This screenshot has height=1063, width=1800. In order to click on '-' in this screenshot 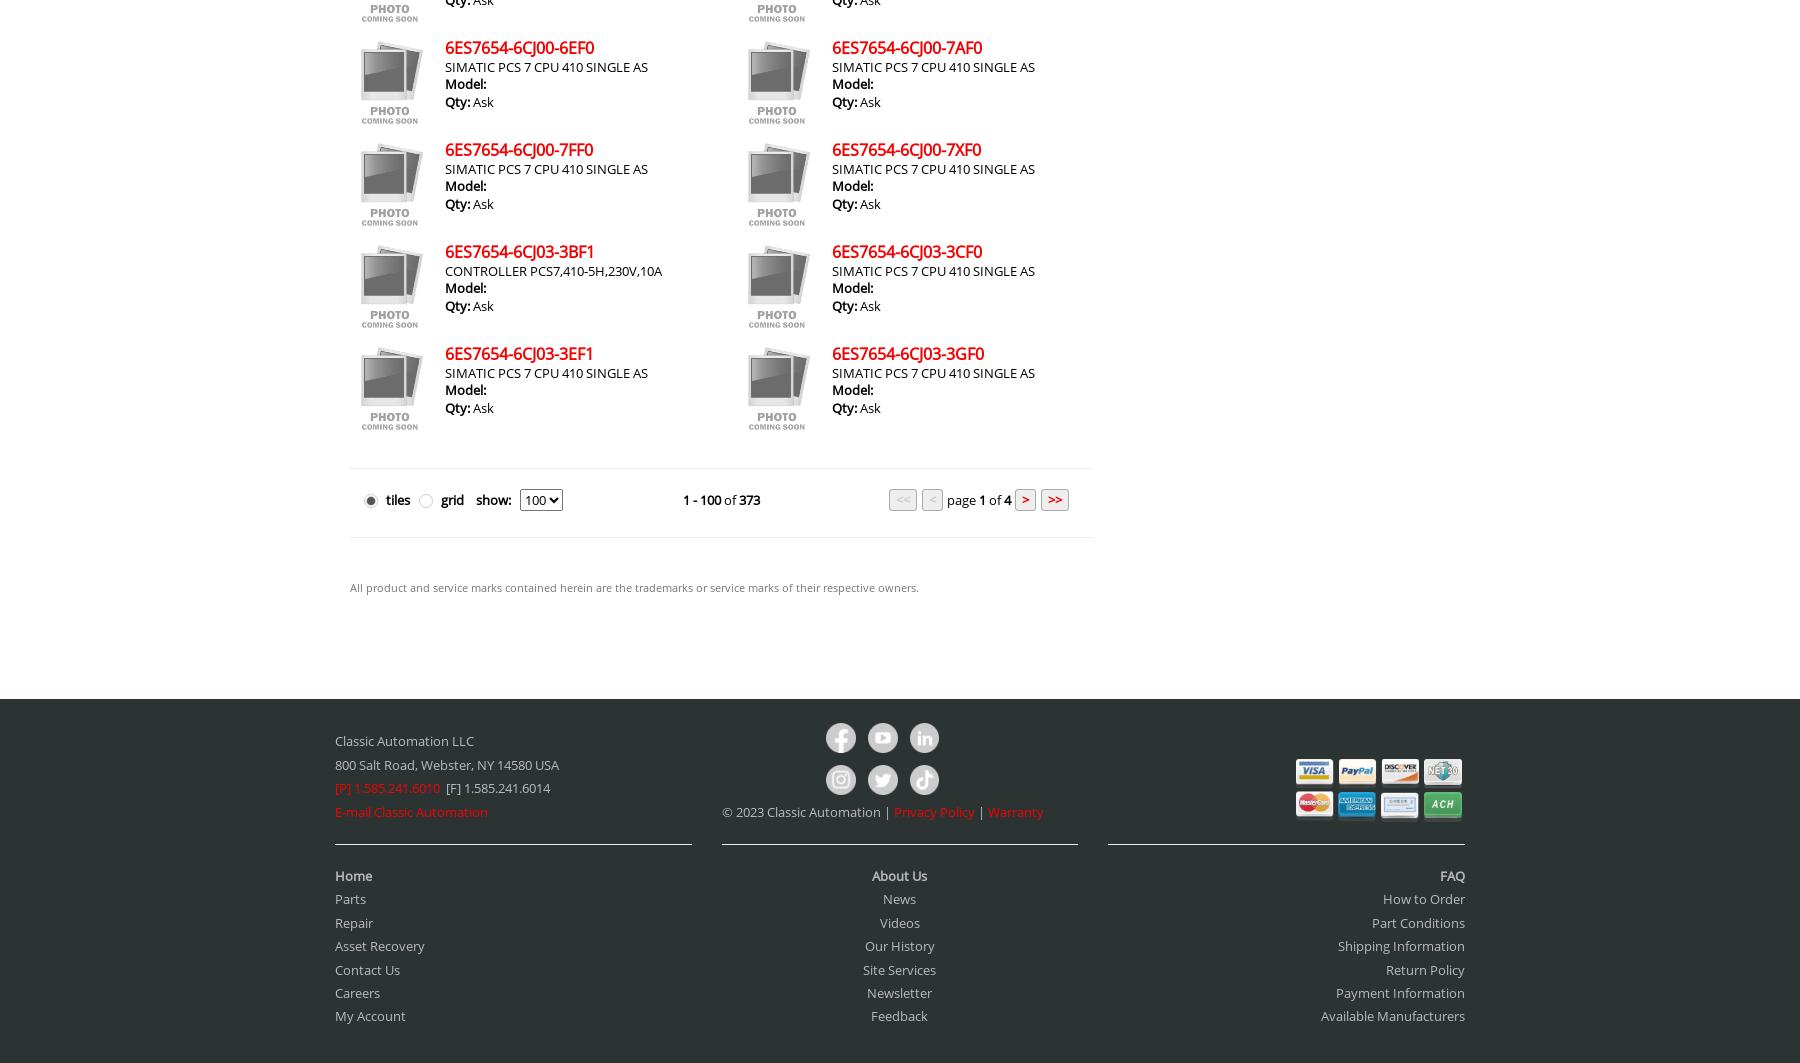, I will do `click(693, 500)`.